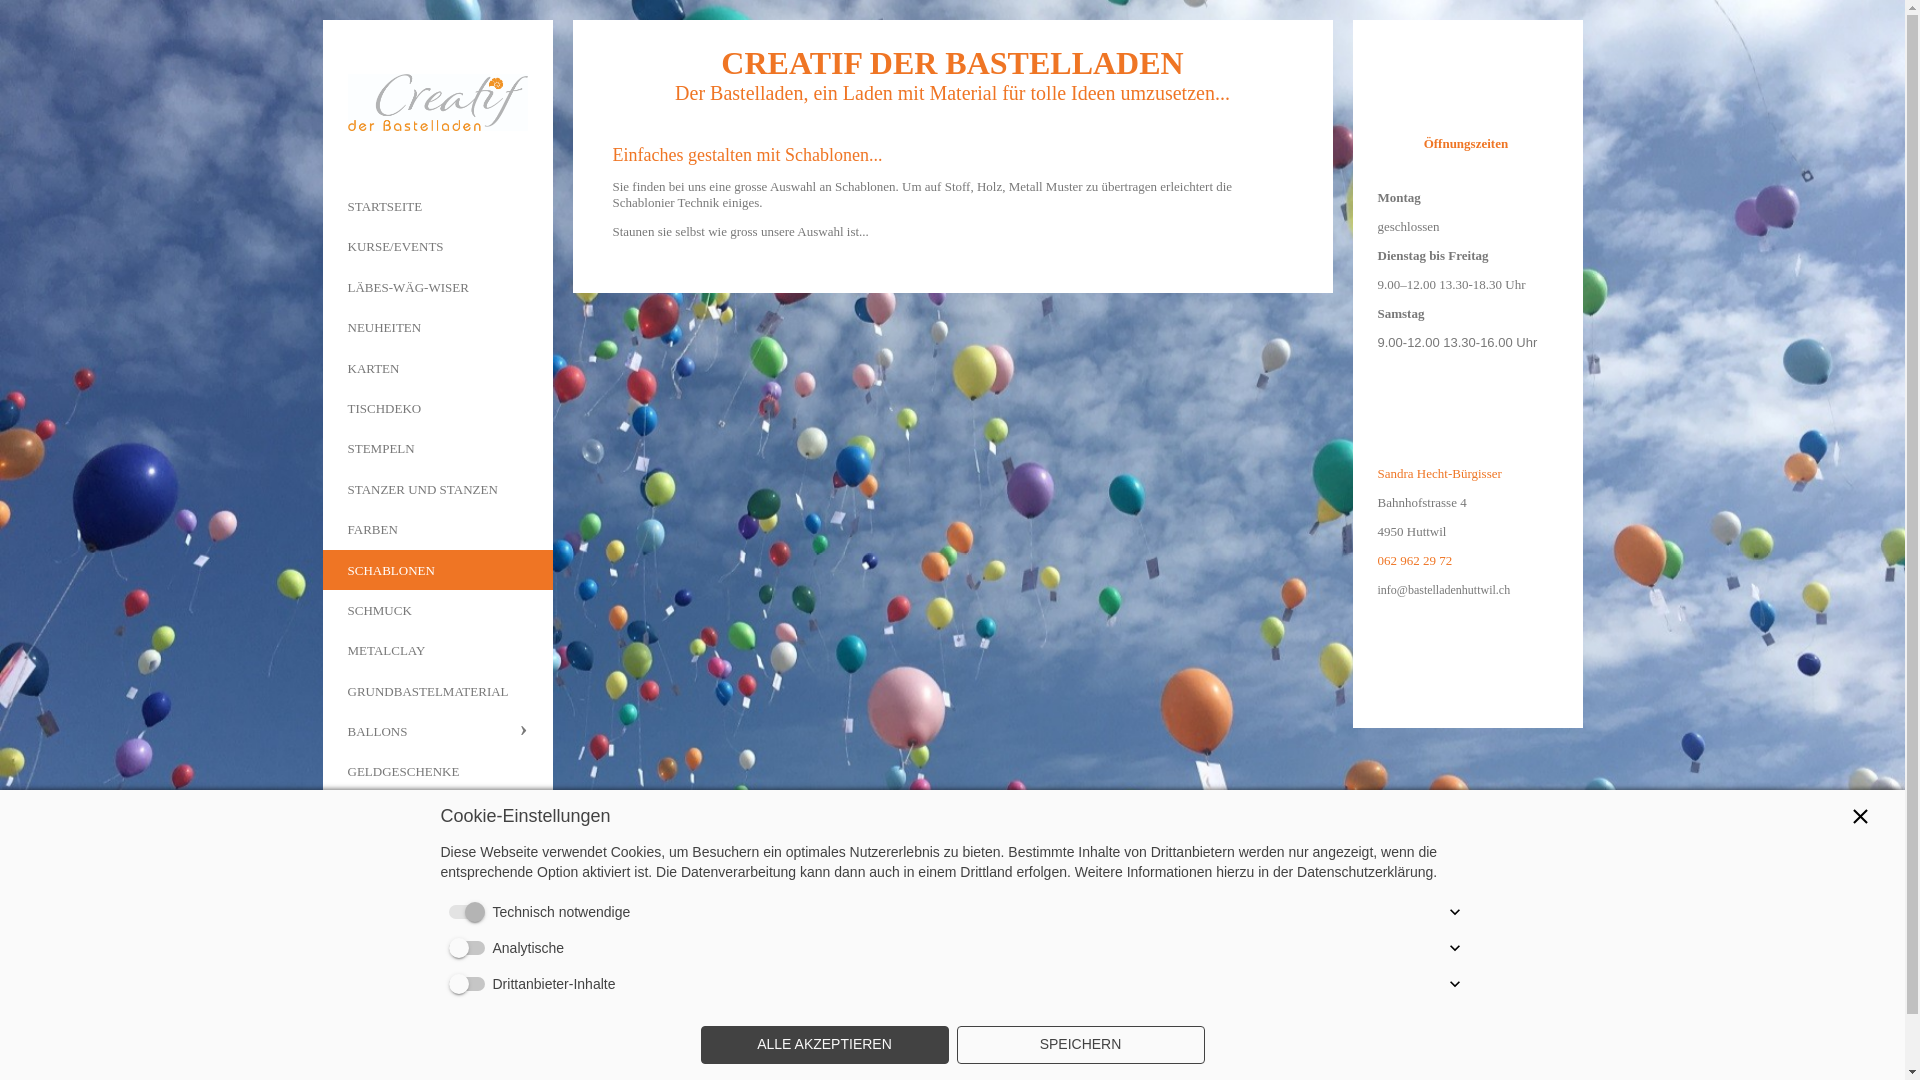 This screenshot has width=1920, height=1080. Describe the element at coordinates (435, 446) in the screenshot. I see `'STEMPELN'` at that location.